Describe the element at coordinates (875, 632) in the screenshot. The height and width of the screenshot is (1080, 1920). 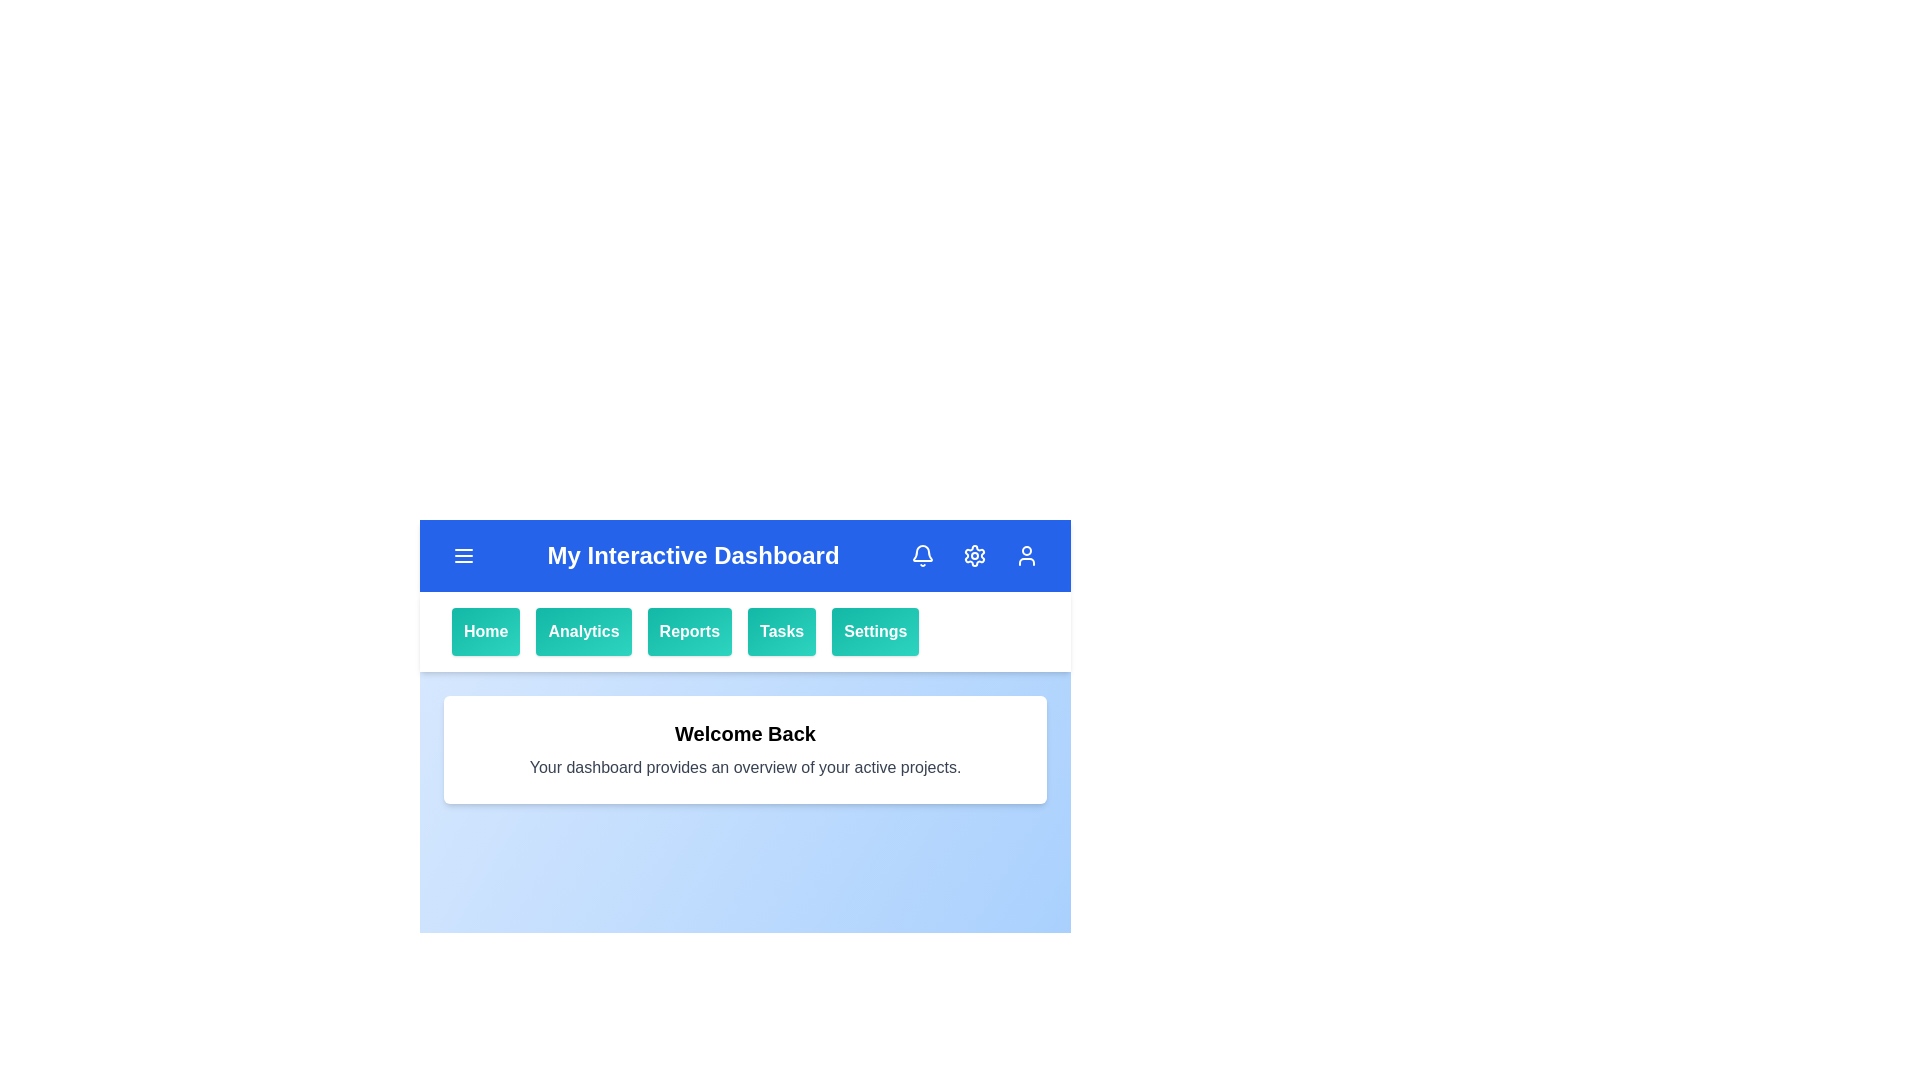
I see `the Settings button in the navigation bar` at that location.